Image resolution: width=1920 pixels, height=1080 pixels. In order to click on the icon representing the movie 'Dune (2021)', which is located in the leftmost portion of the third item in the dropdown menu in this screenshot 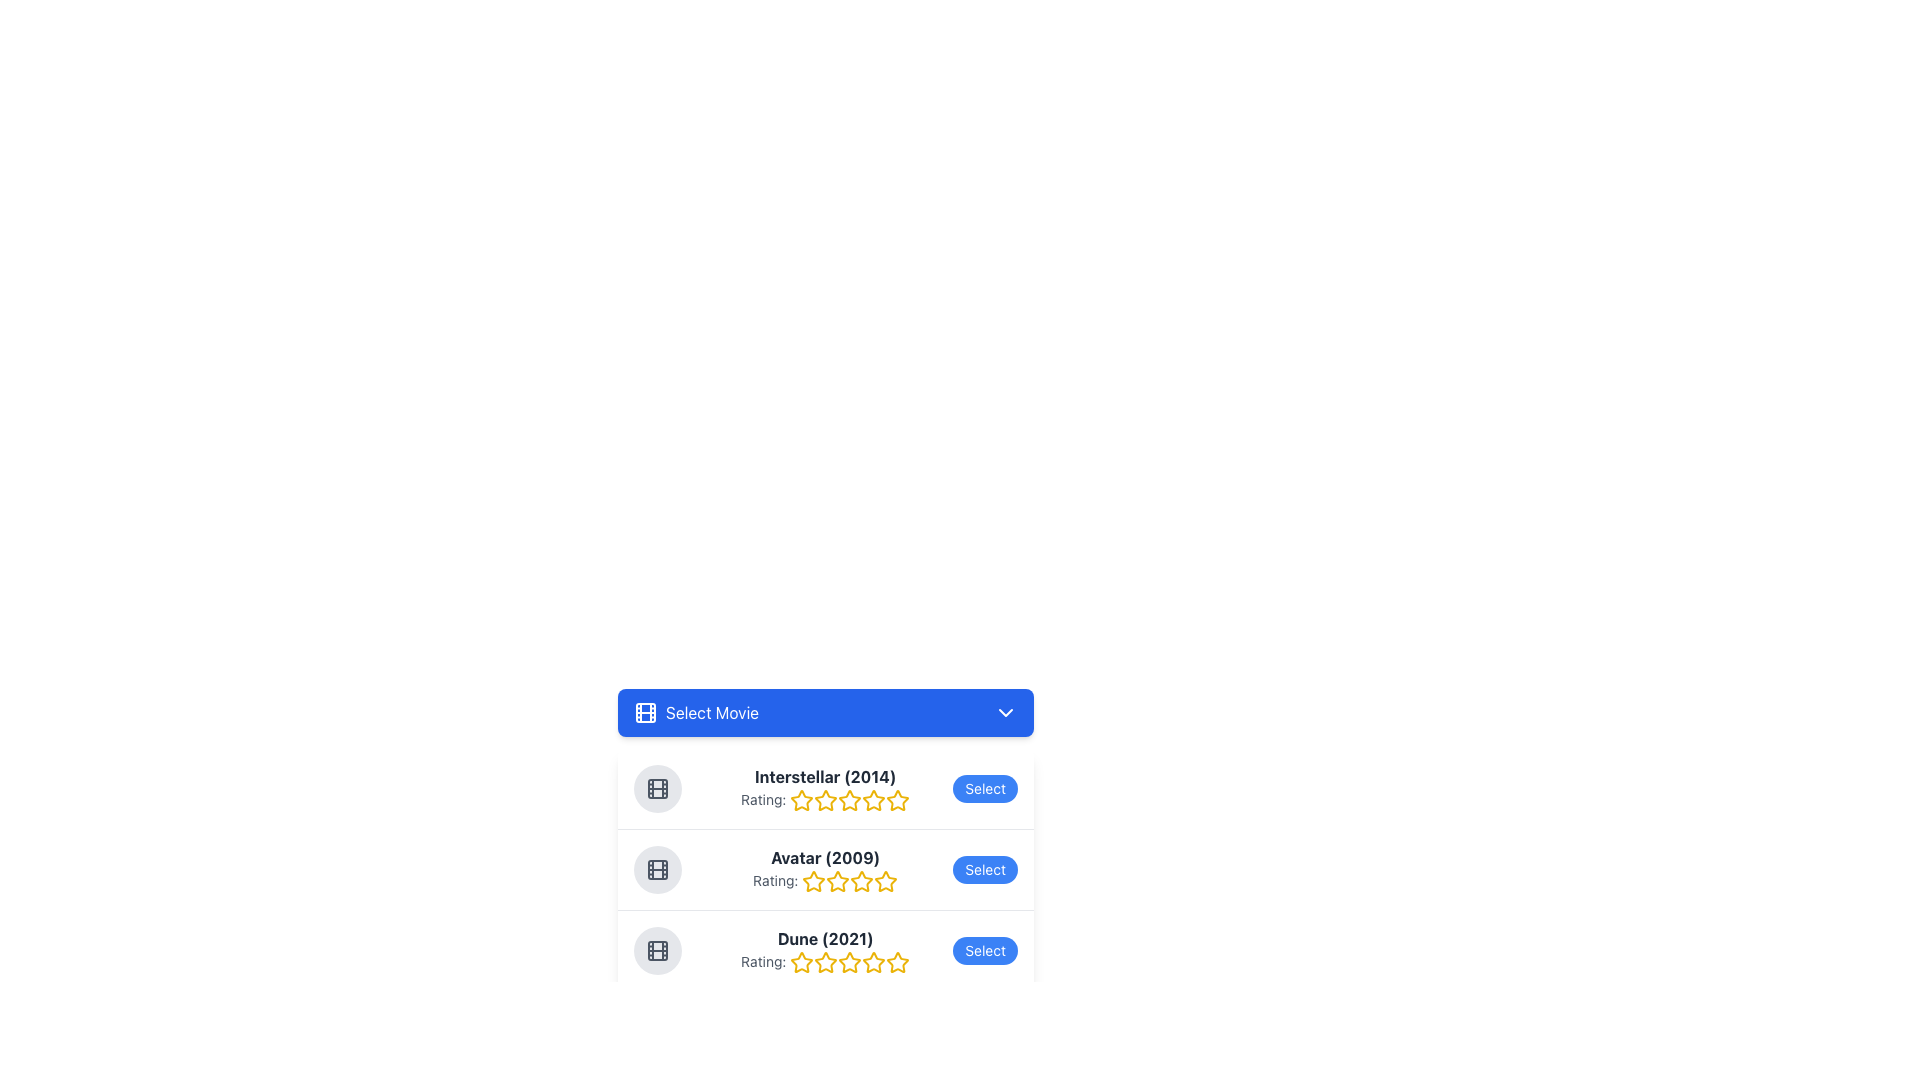, I will do `click(657, 950)`.